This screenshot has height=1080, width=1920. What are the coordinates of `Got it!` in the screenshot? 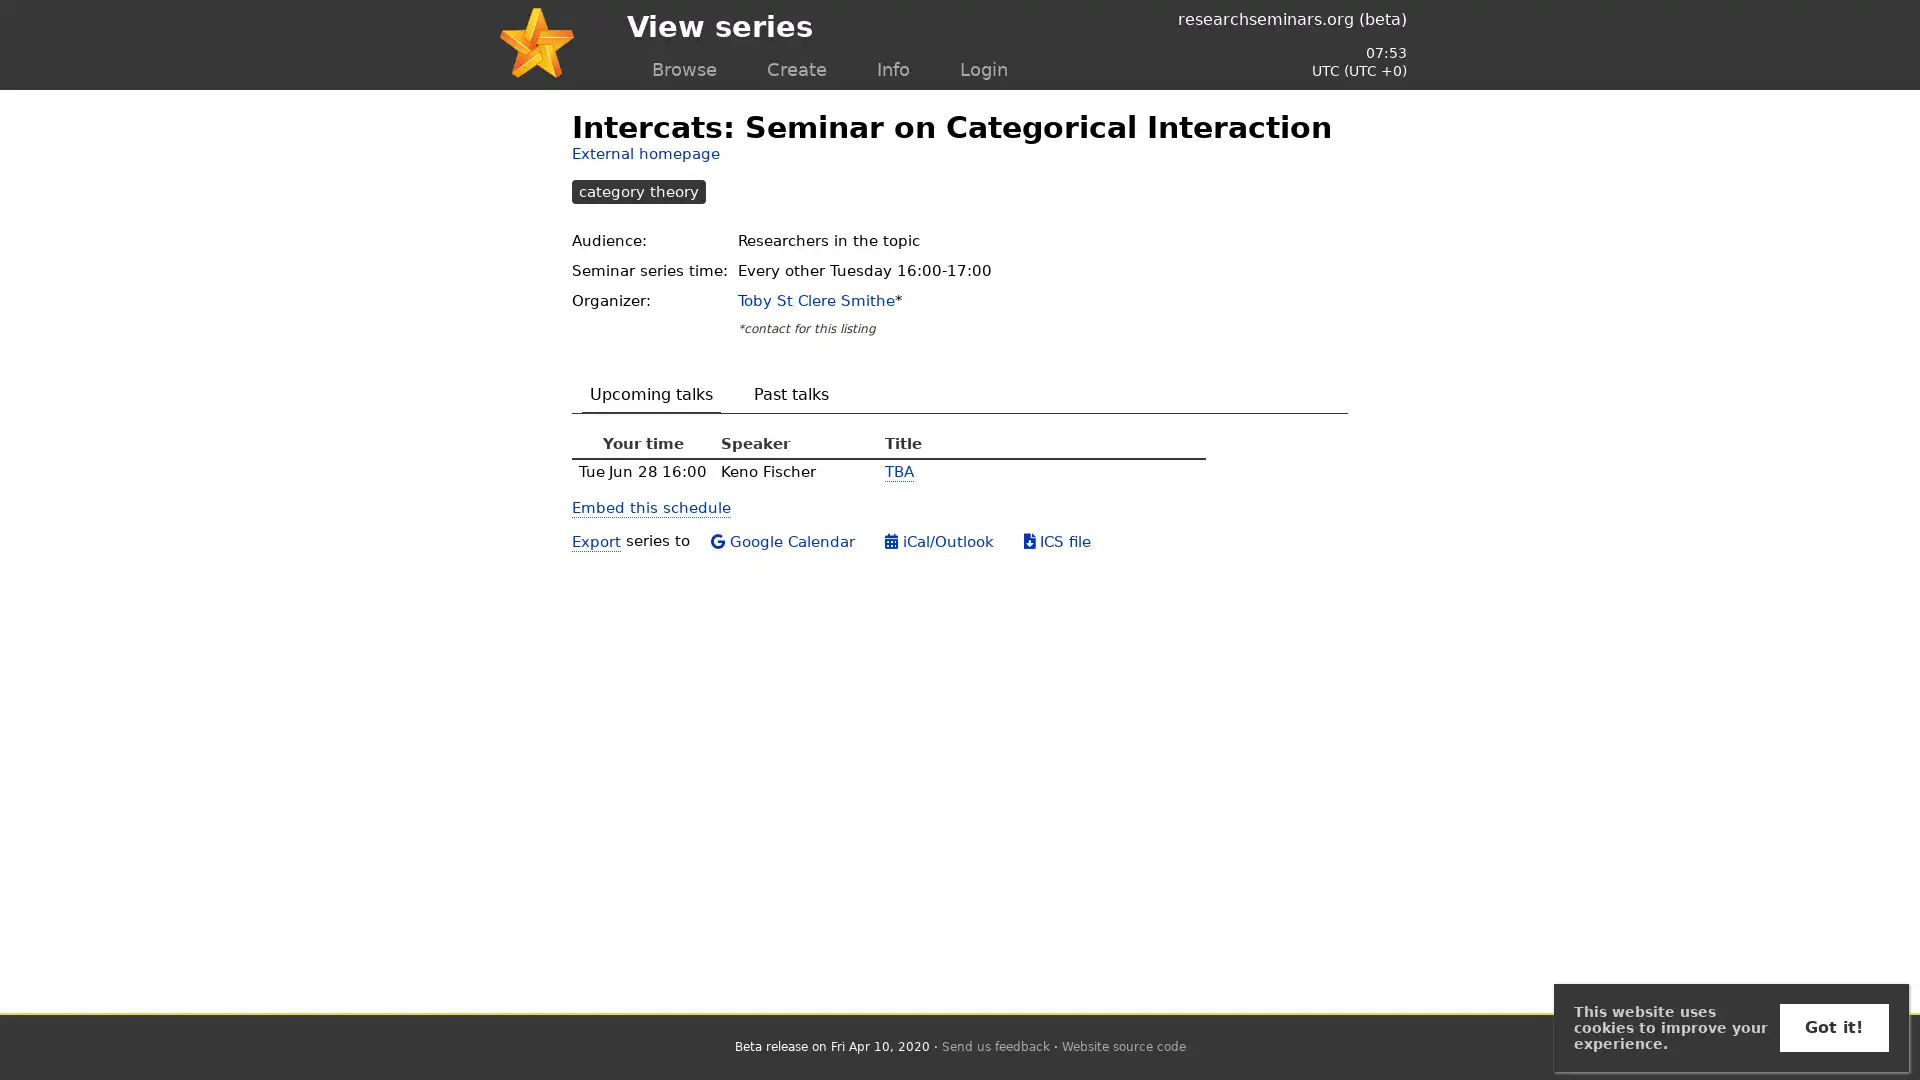 It's located at (1833, 1028).